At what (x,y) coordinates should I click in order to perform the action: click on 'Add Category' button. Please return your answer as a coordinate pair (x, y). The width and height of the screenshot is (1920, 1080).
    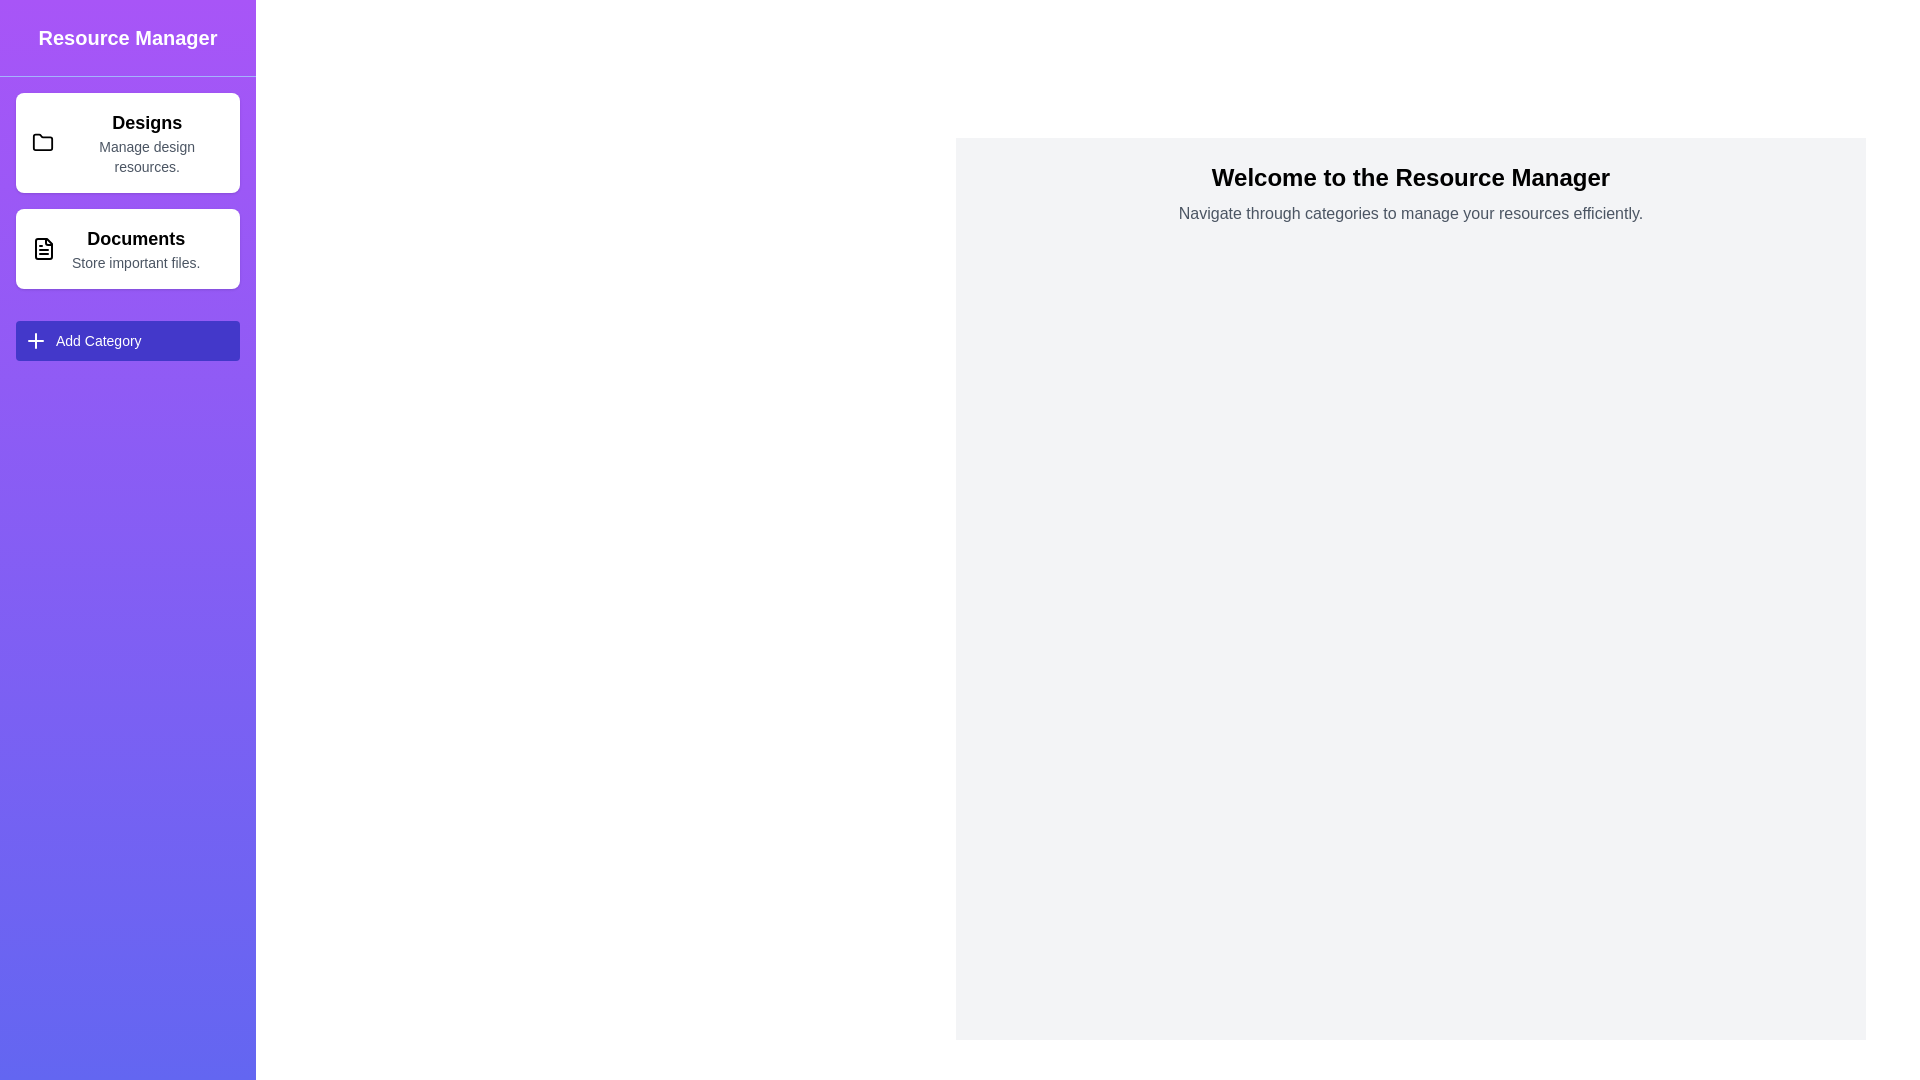
    Looking at the image, I should click on (127, 339).